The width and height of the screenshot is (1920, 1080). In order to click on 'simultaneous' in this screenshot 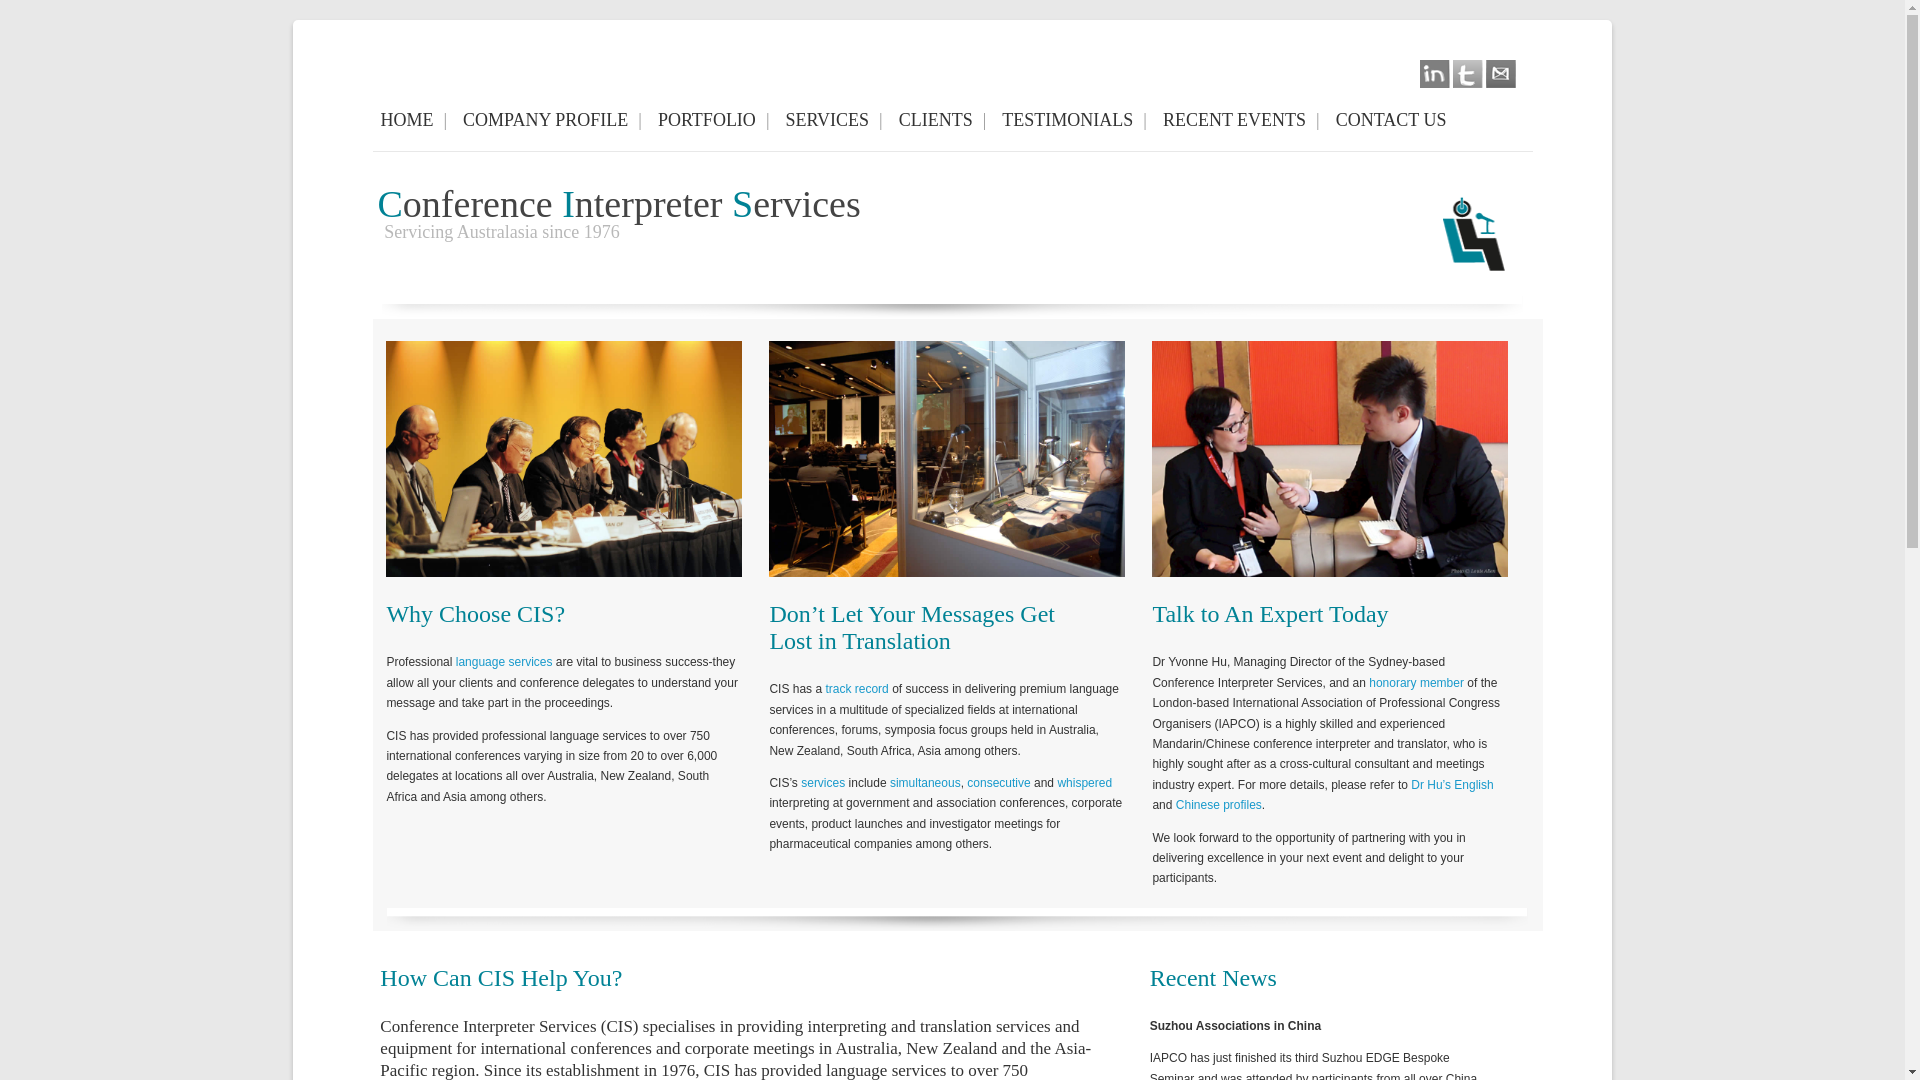, I will do `click(888, 782)`.